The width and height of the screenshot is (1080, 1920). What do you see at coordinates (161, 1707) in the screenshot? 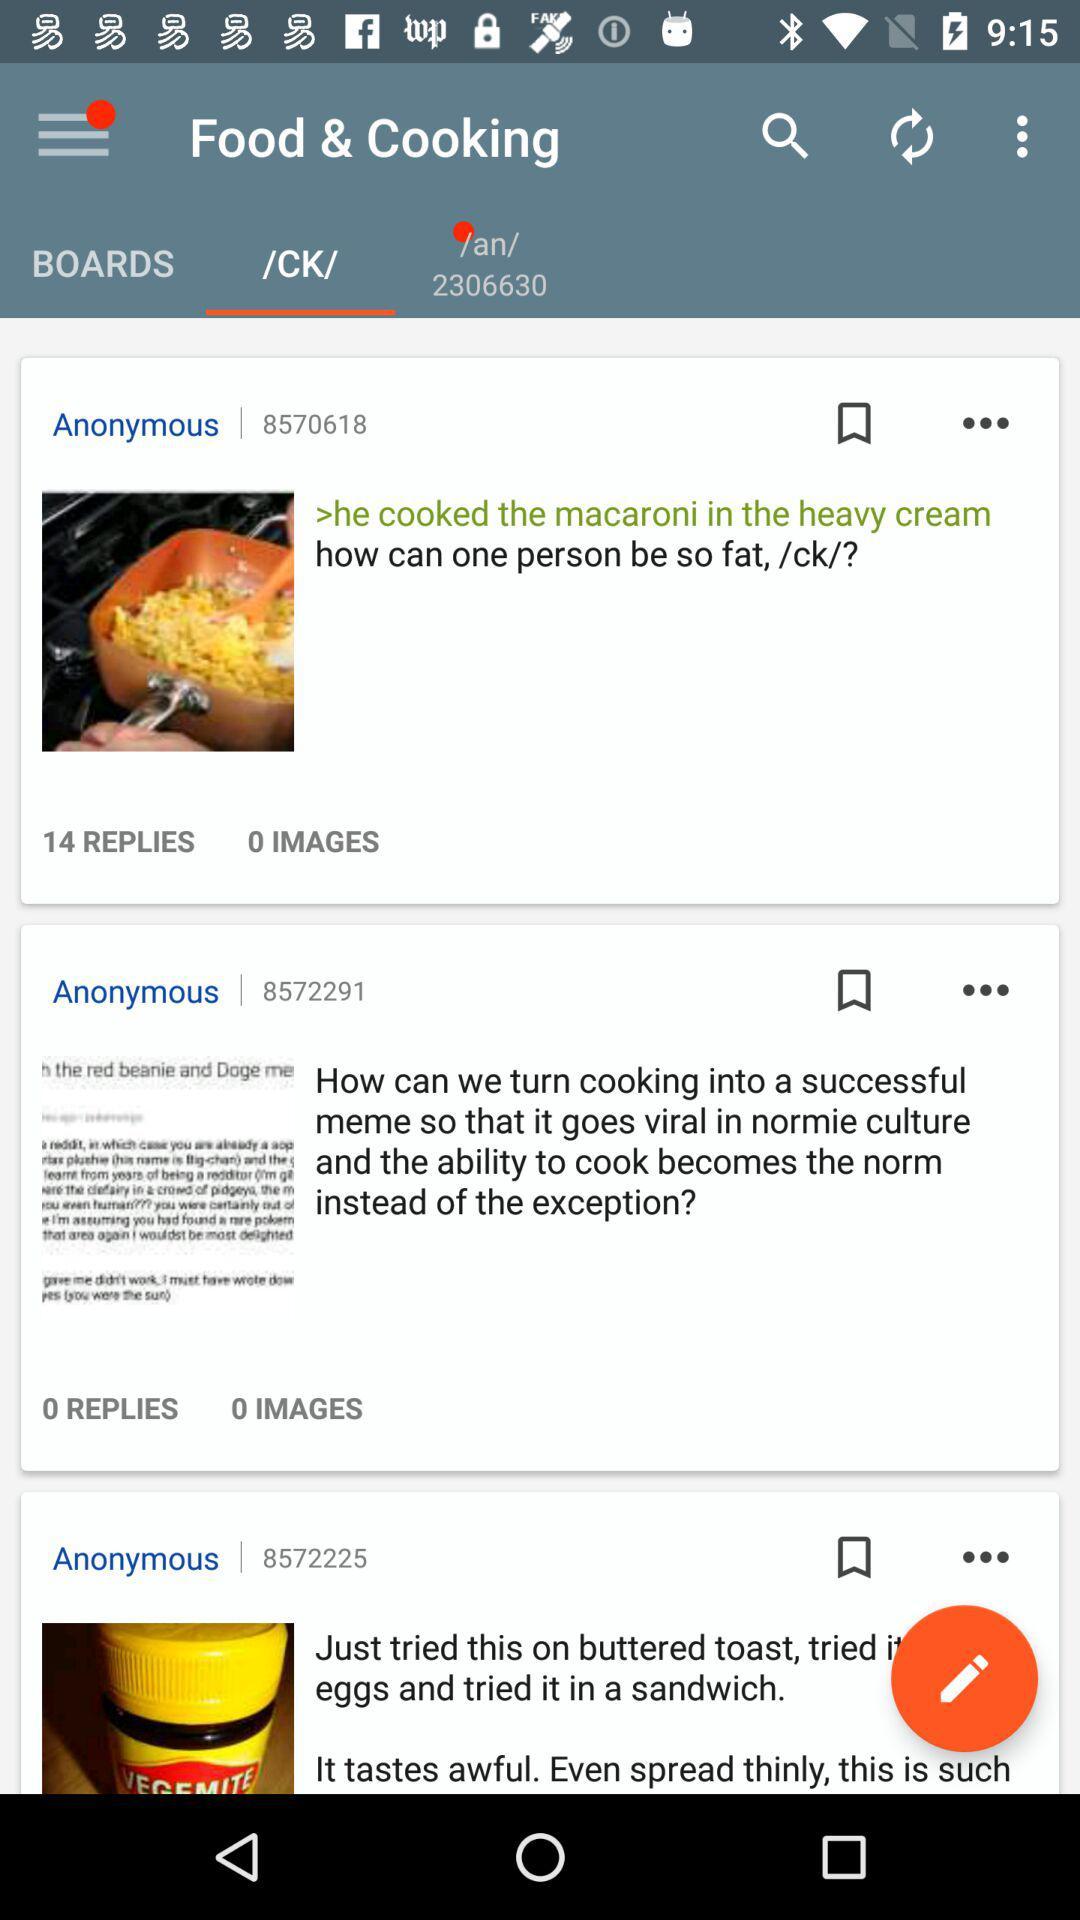
I see `advertisement` at bounding box center [161, 1707].